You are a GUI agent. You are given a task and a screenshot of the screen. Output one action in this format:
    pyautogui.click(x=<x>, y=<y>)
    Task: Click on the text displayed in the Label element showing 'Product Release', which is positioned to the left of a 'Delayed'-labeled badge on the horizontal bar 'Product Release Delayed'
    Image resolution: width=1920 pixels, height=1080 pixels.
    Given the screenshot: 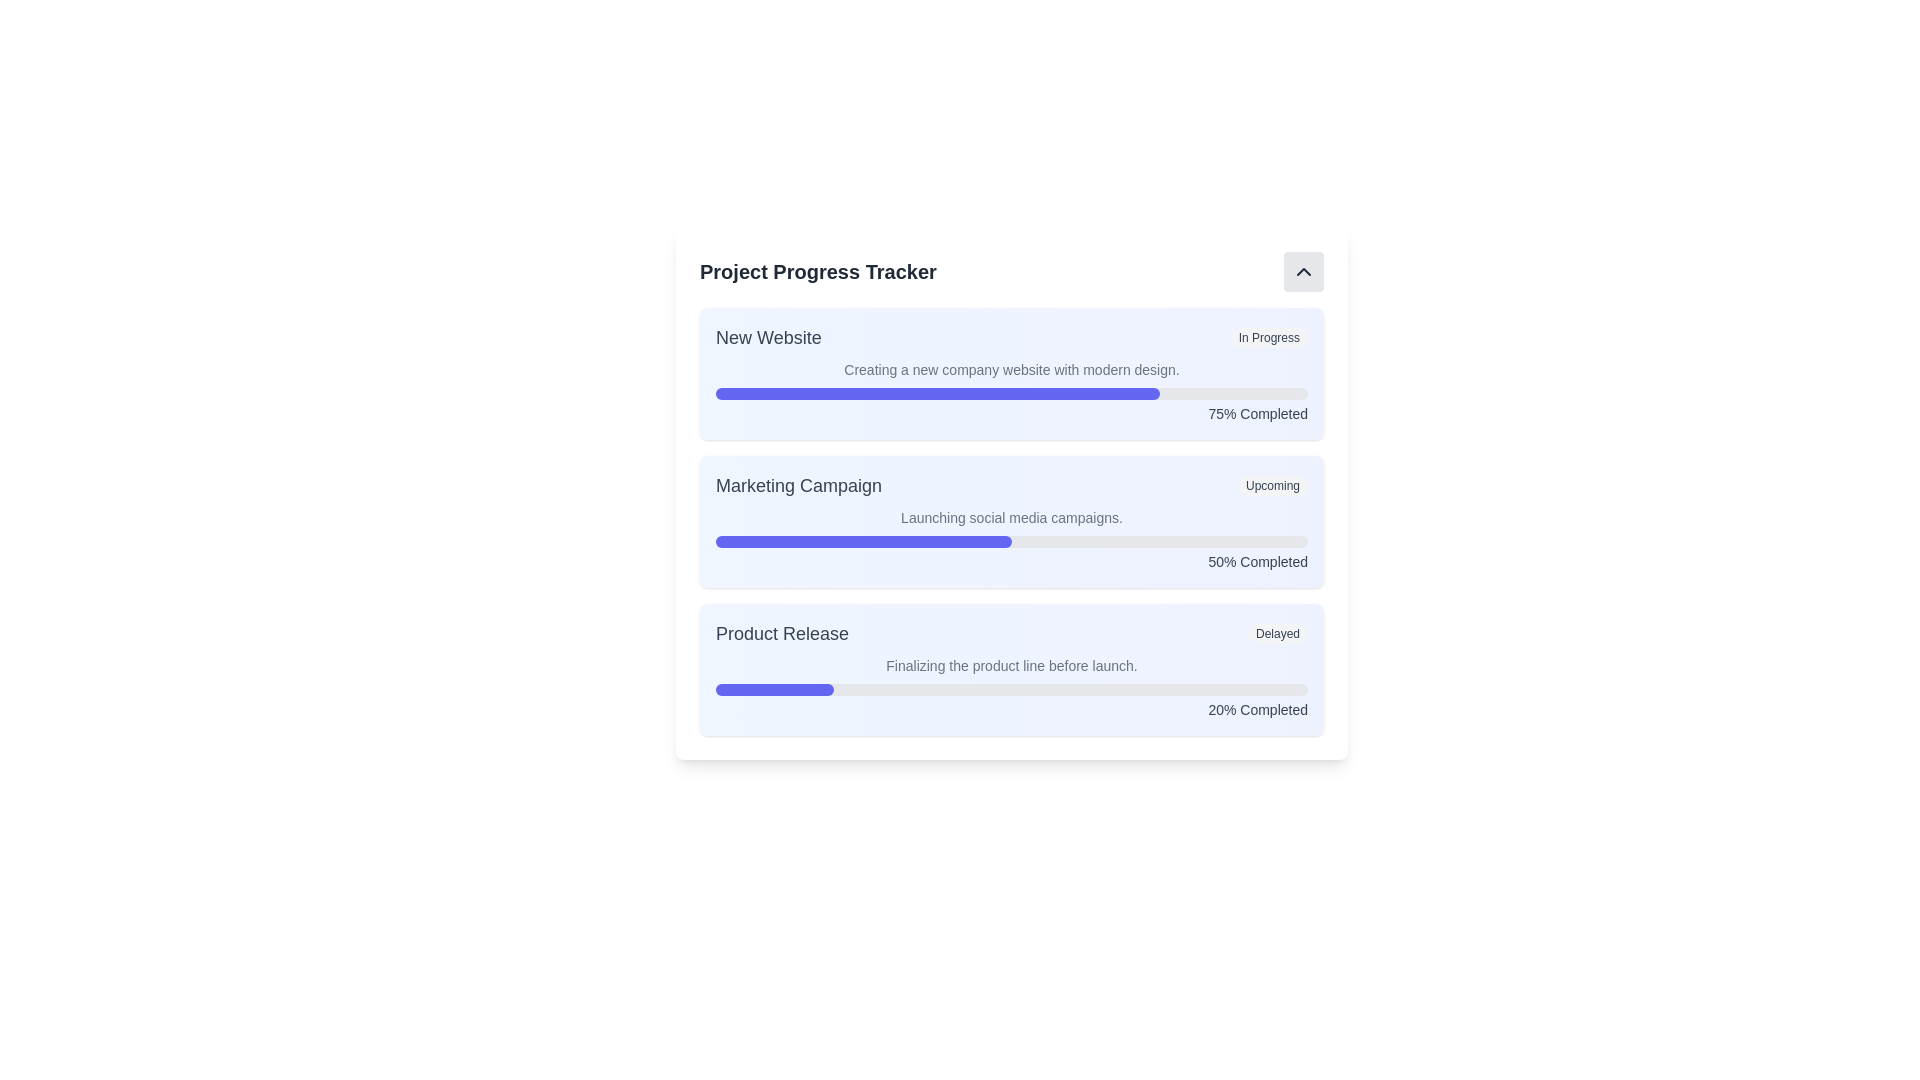 What is the action you would take?
    pyautogui.click(x=781, y=633)
    